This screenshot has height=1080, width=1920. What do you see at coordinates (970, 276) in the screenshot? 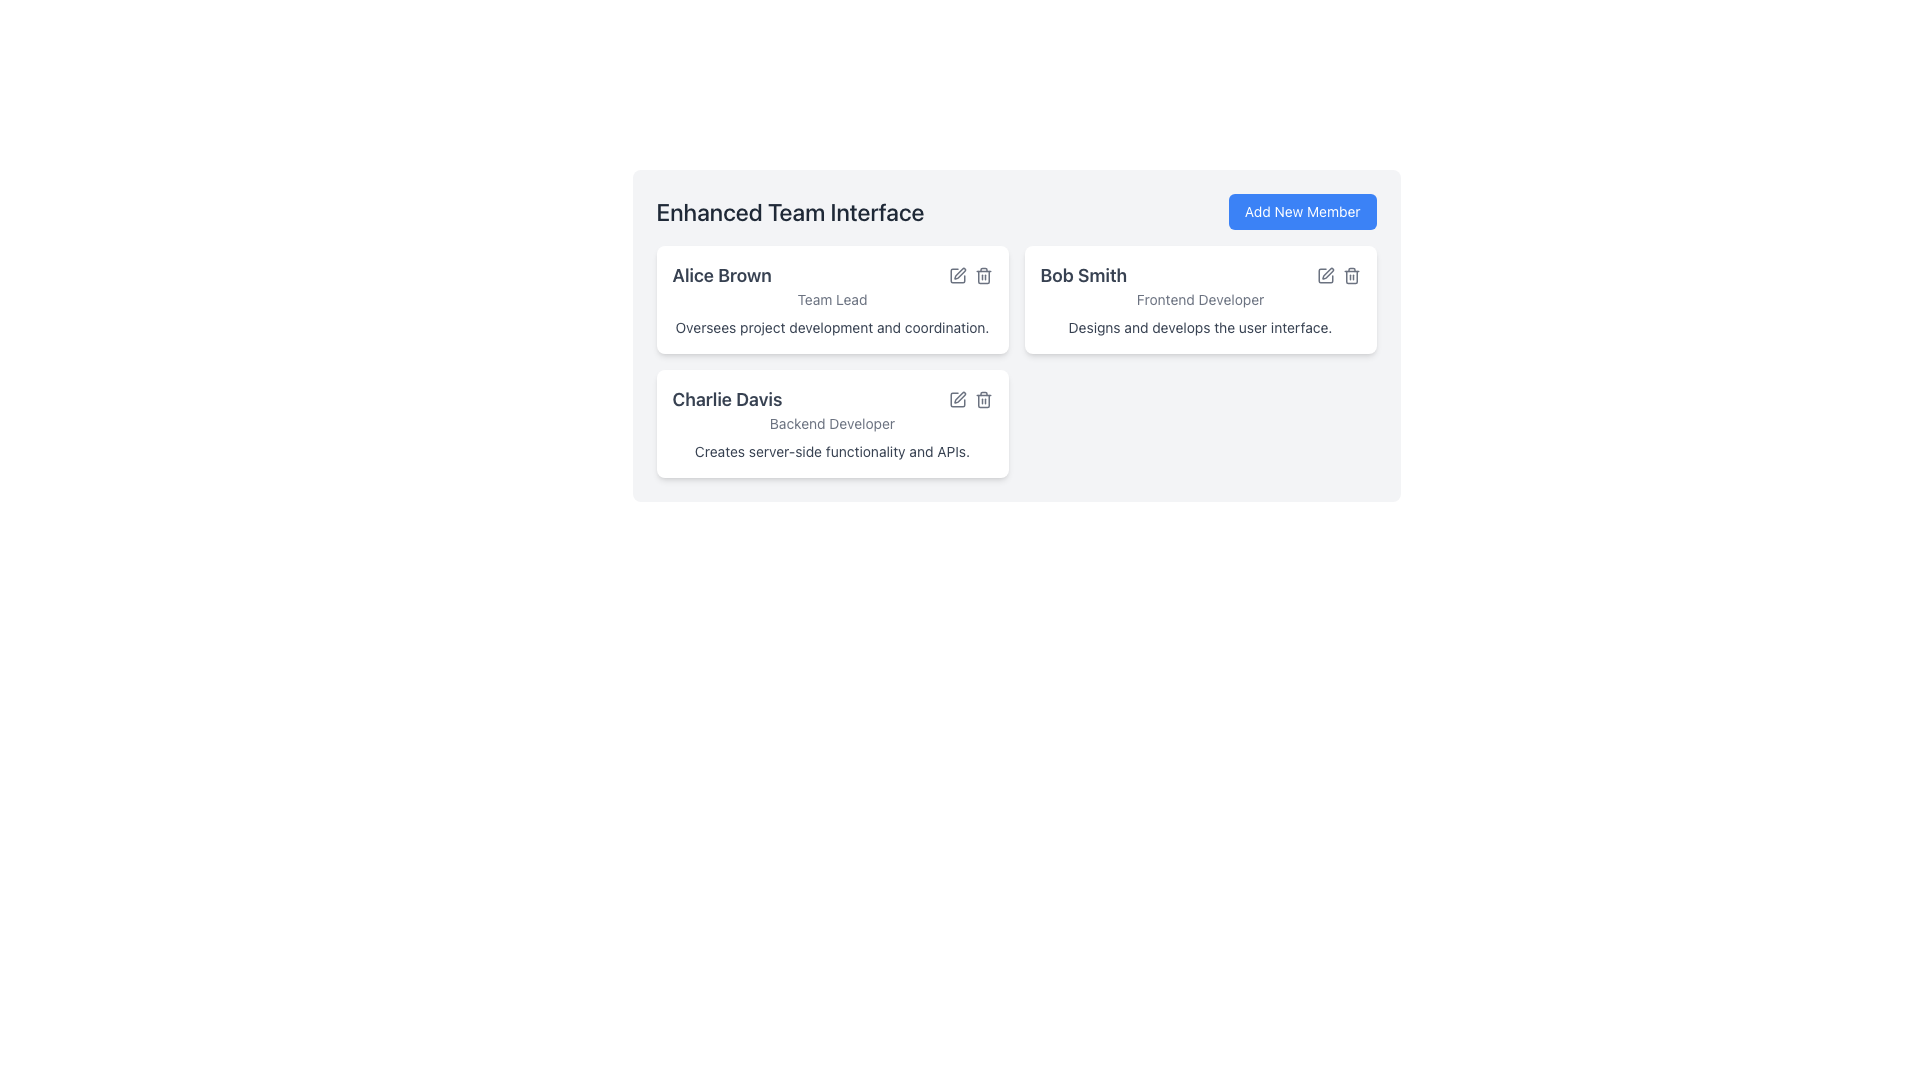
I see `the edit and delete icon group located in the top-right corner of the 'Alice Brown' card to change their color` at bounding box center [970, 276].